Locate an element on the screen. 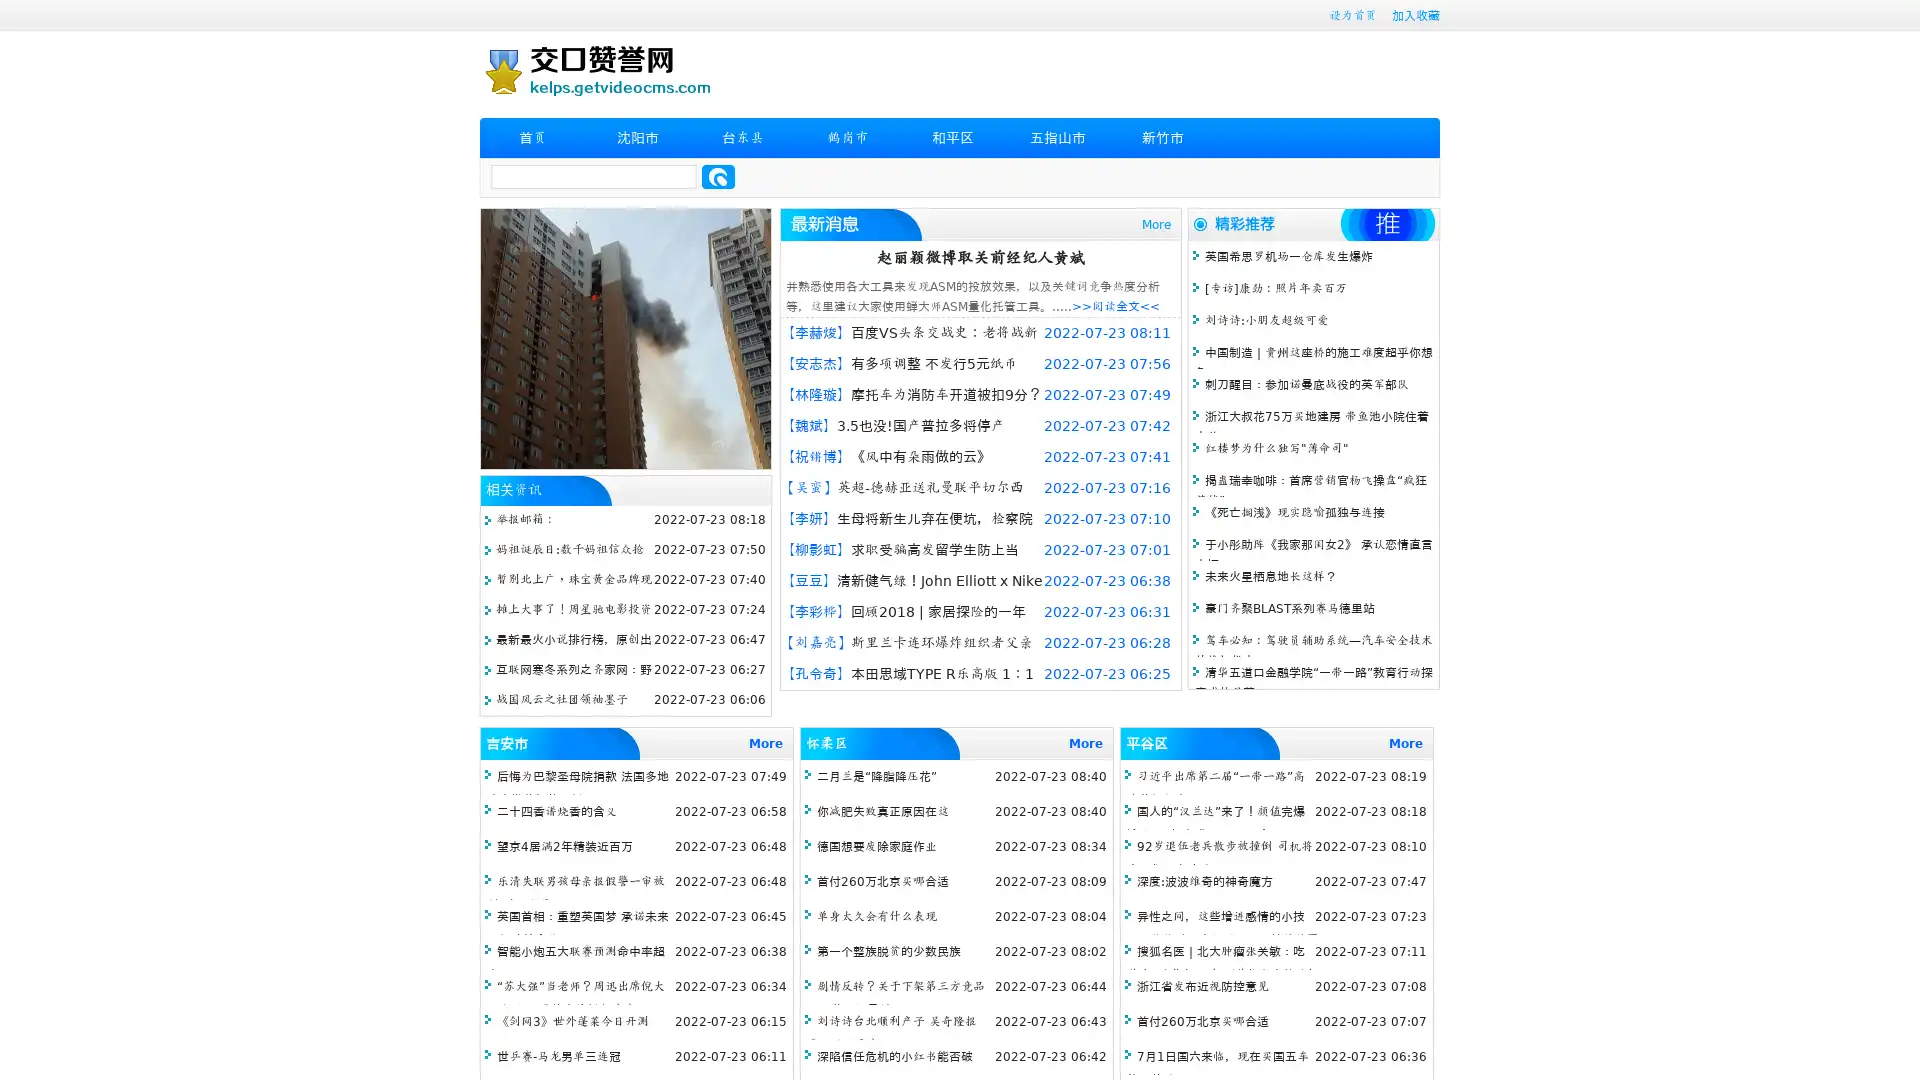 The image size is (1920, 1080). Search is located at coordinates (718, 176).